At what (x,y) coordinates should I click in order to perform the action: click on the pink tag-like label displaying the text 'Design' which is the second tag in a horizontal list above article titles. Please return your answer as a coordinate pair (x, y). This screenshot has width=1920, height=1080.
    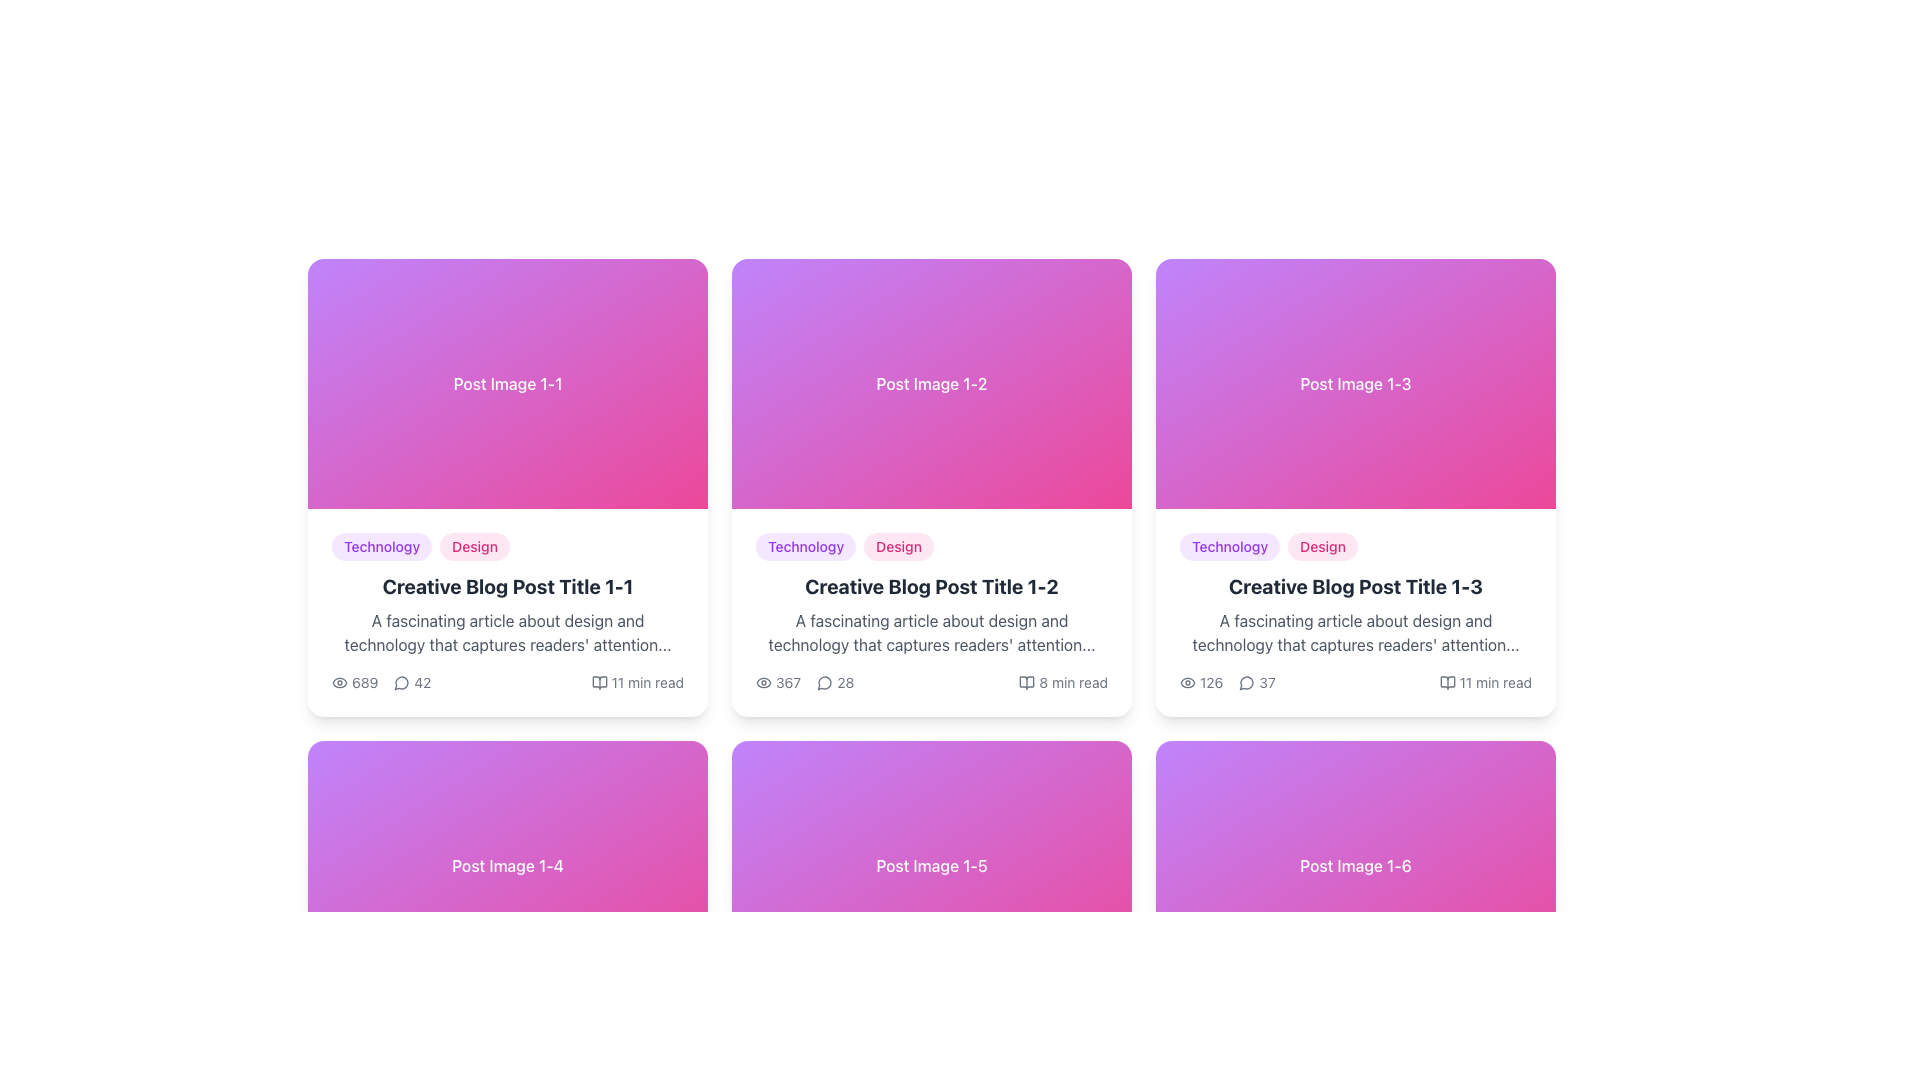
    Looking at the image, I should click on (898, 547).